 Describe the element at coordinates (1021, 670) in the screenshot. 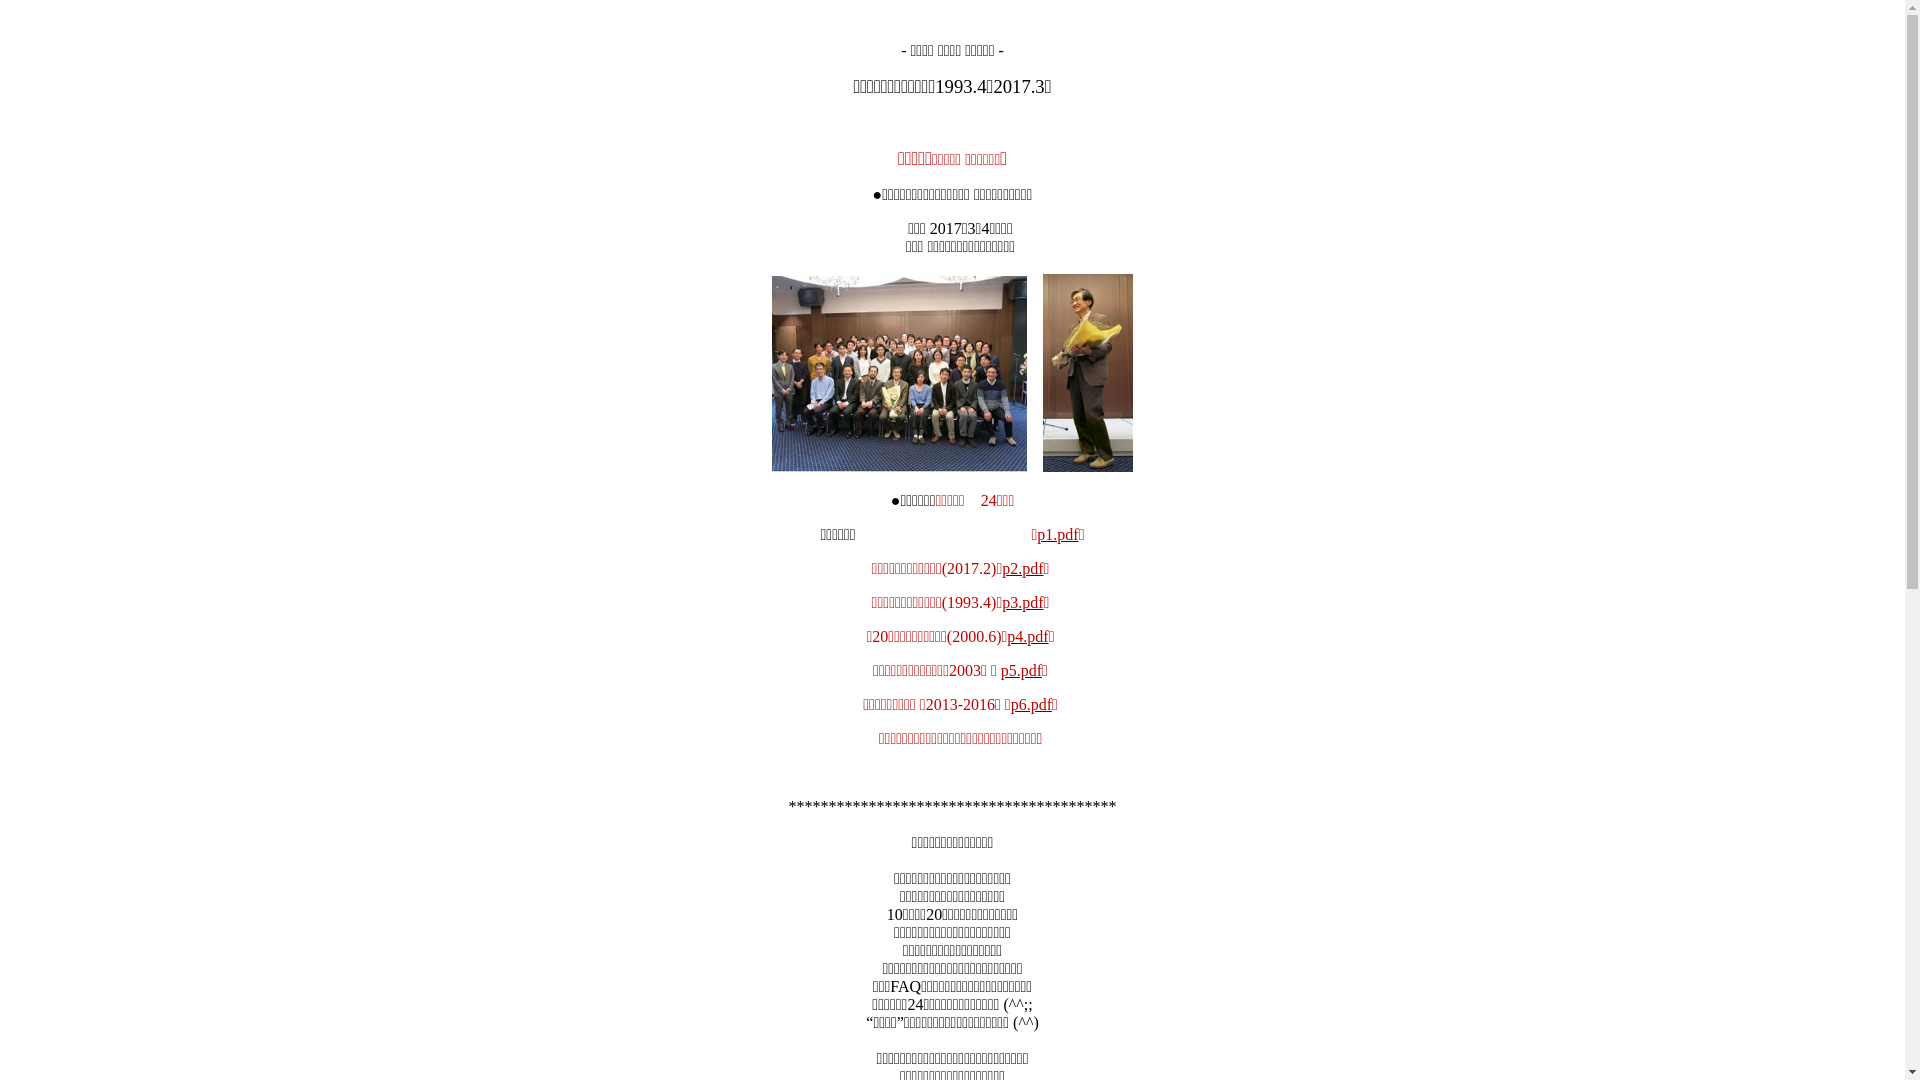

I see `'p5.pdf'` at that location.